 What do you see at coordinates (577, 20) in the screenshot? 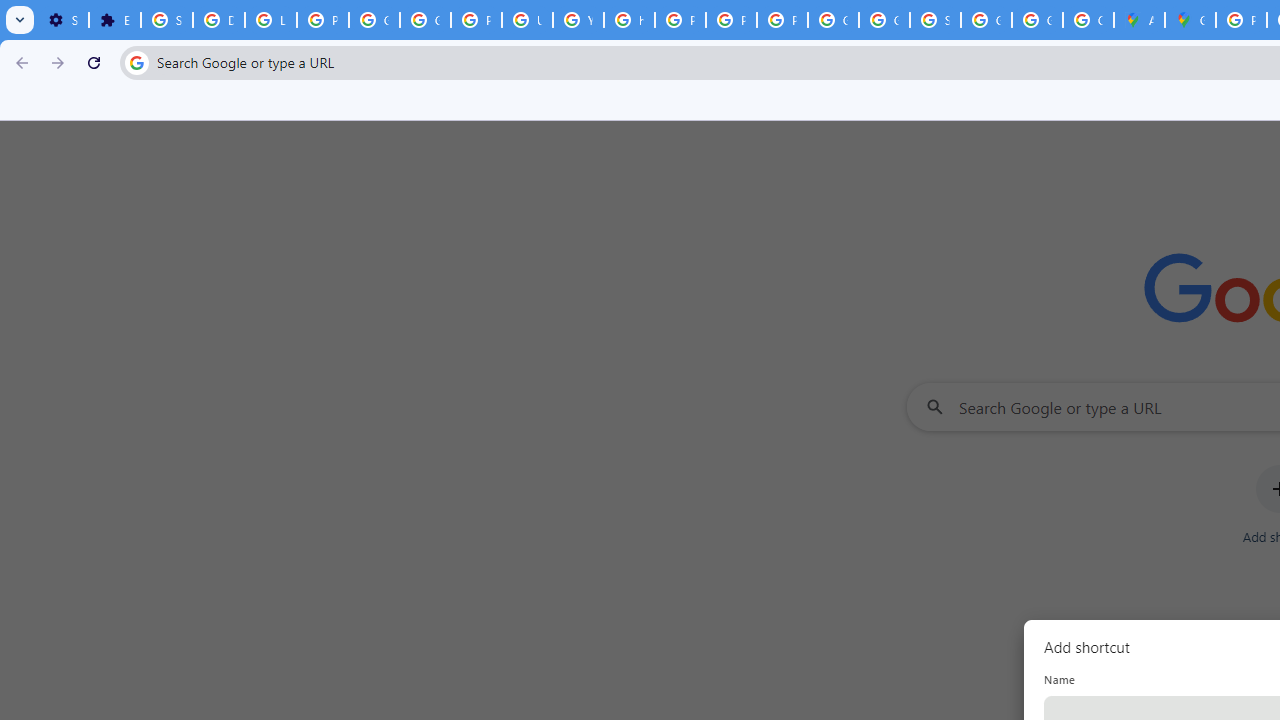
I see `'YouTube'` at bounding box center [577, 20].